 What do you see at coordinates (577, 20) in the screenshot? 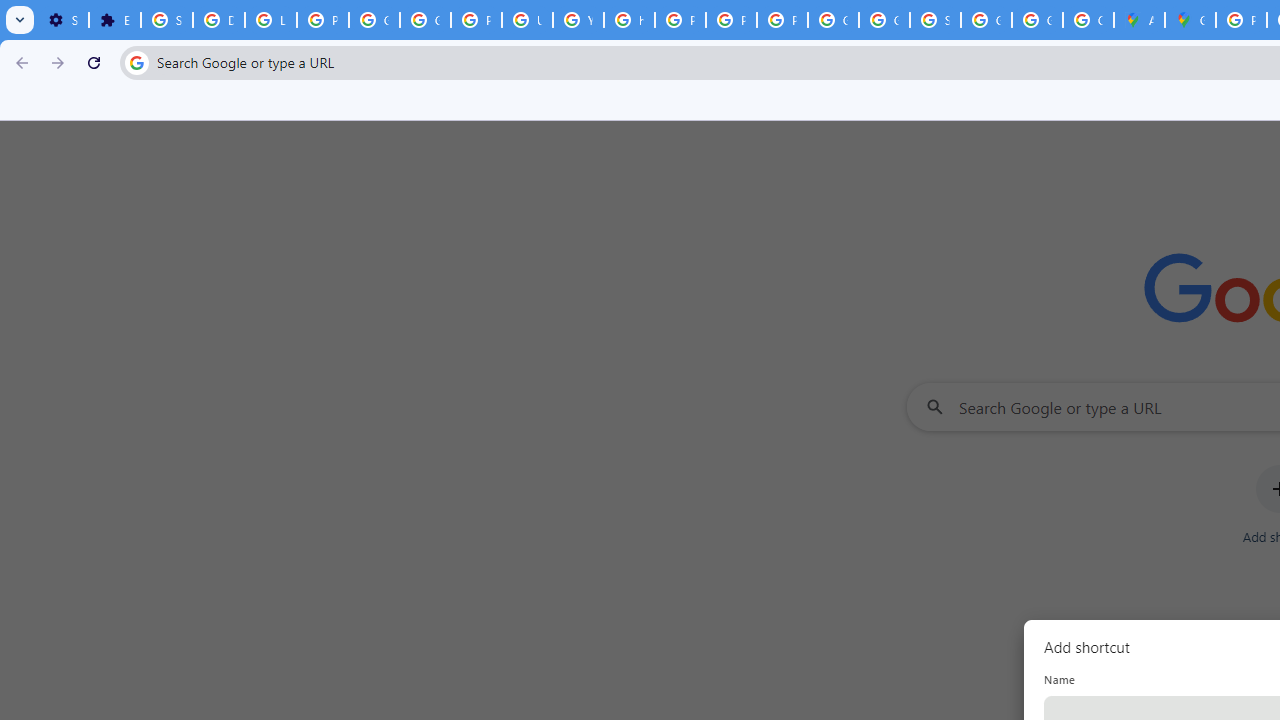
I see `'YouTube'` at bounding box center [577, 20].